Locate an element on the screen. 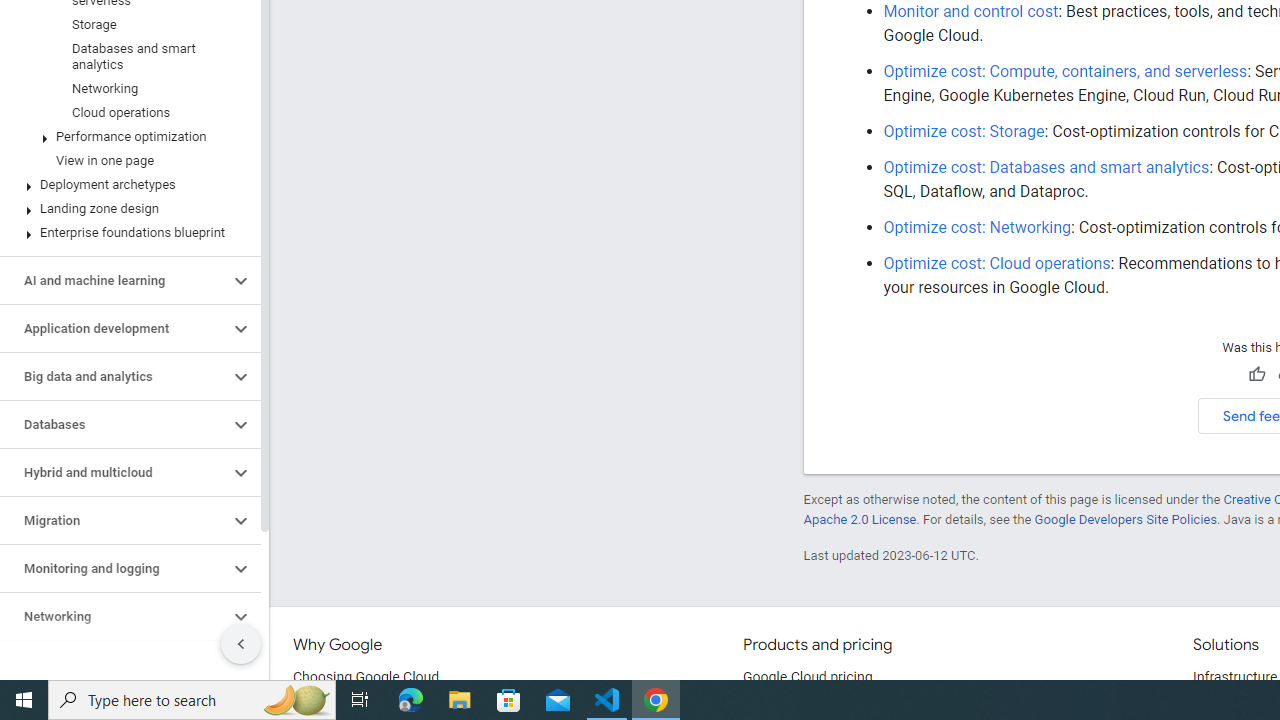 The width and height of the screenshot is (1280, 720). 'Apache 2.0 License' is located at coordinates (859, 518).